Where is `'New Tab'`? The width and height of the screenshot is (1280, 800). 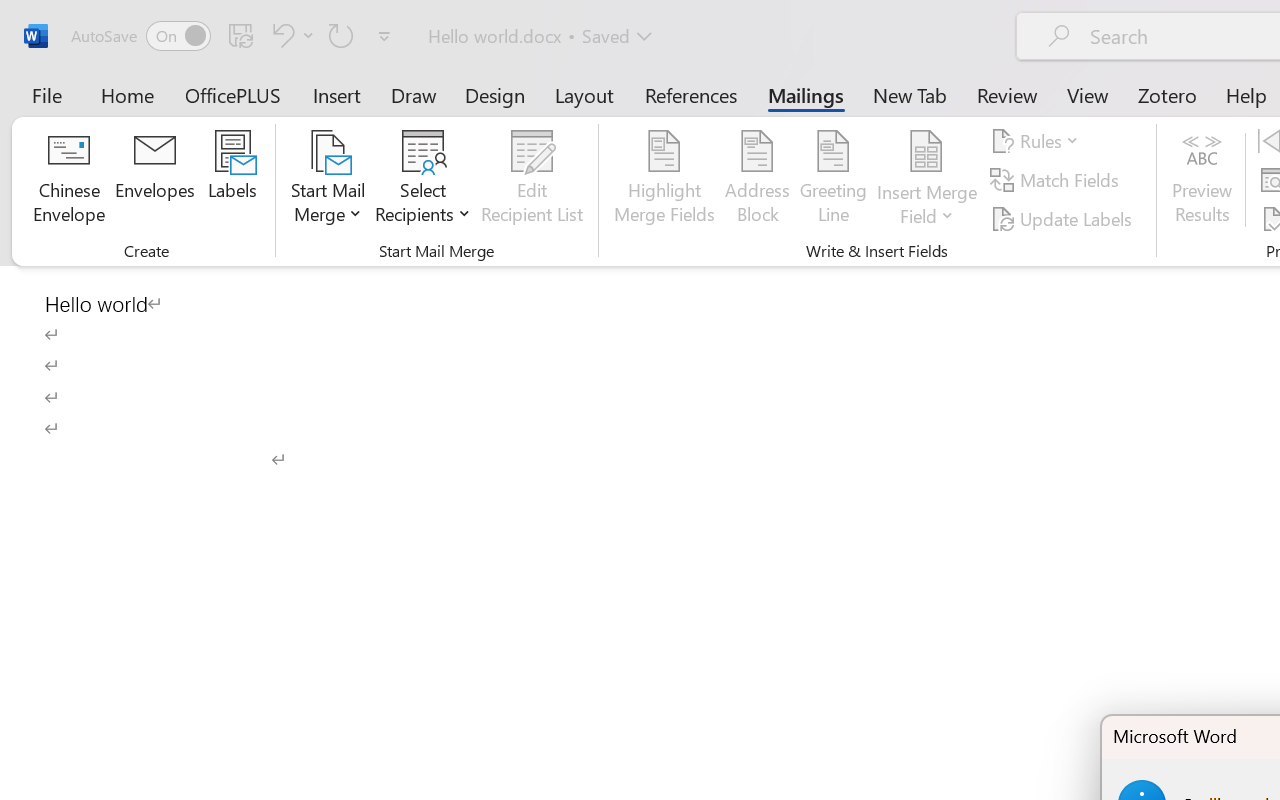 'New Tab' is located at coordinates (909, 94).